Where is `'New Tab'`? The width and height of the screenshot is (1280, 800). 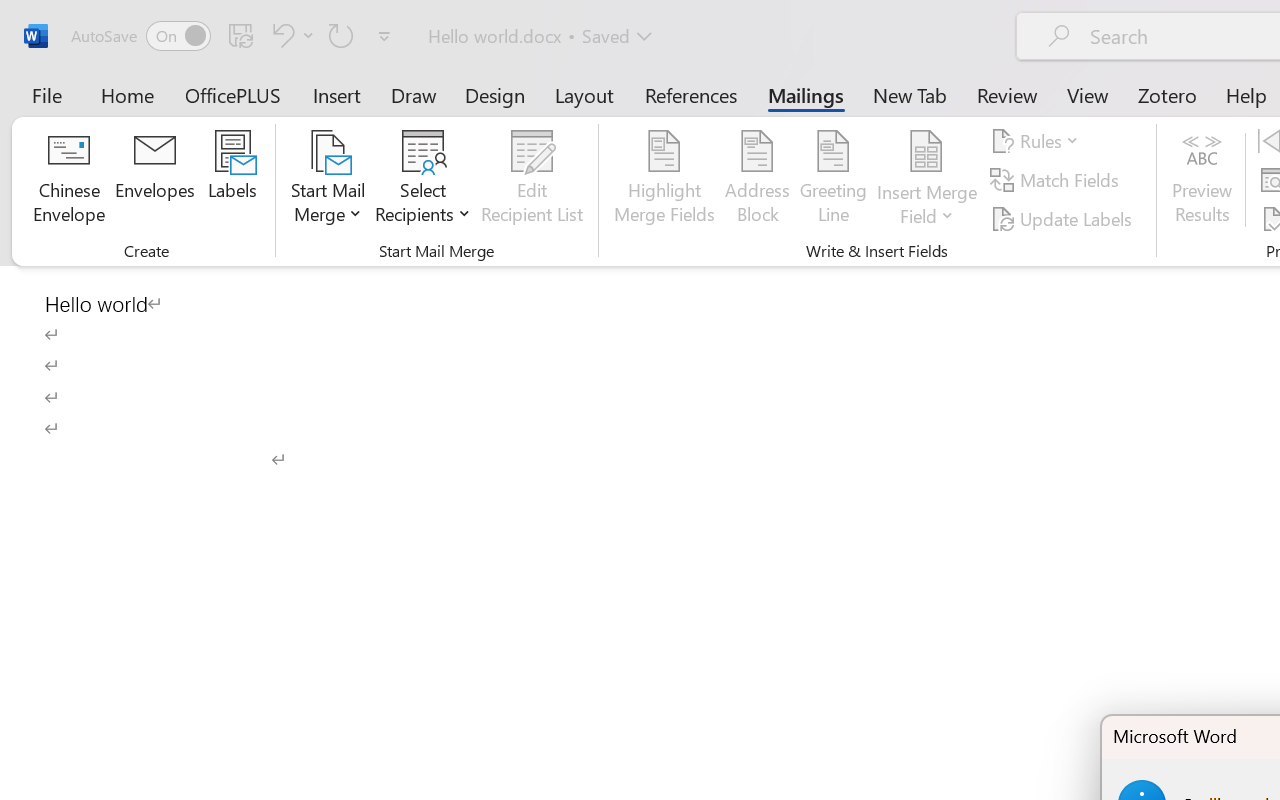 'New Tab' is located at coordinates (909, 94).